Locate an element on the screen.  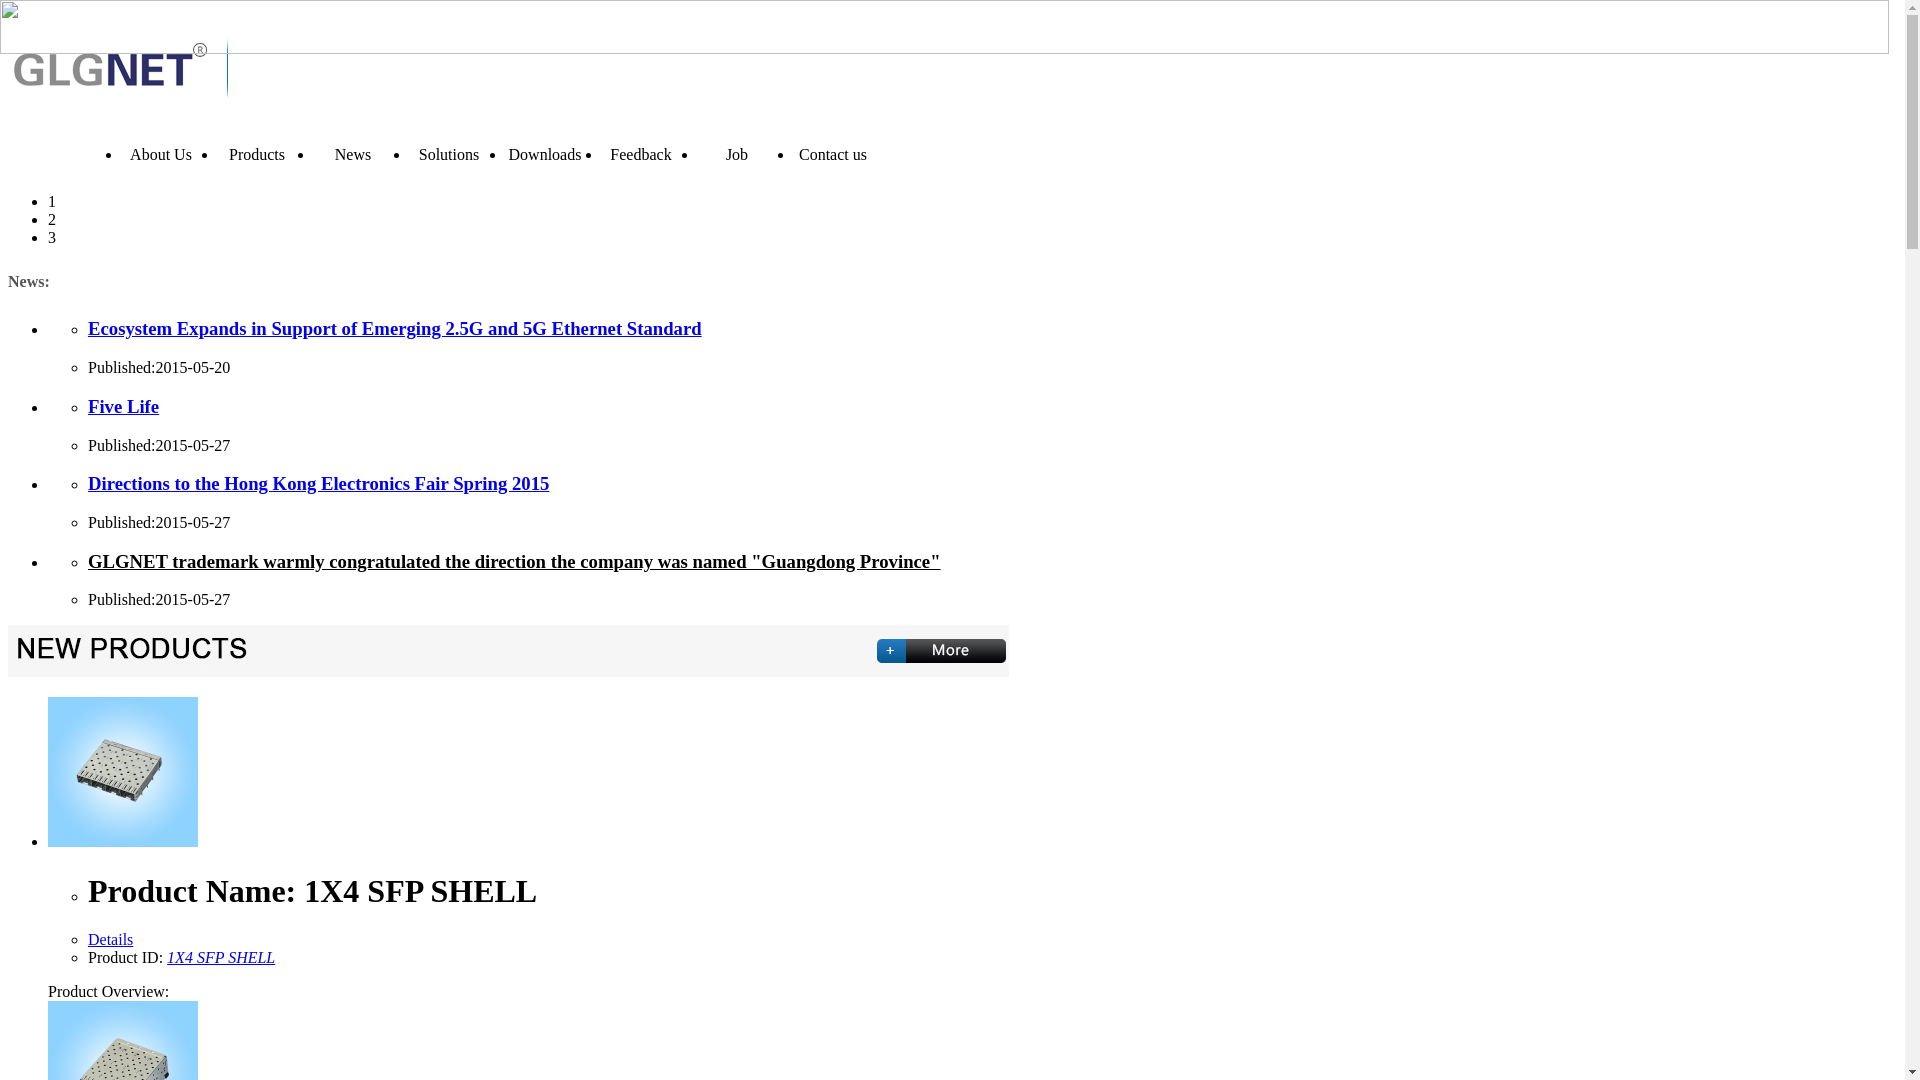
'1X4 SFP SHELL' is located at coordinates (122, 841).